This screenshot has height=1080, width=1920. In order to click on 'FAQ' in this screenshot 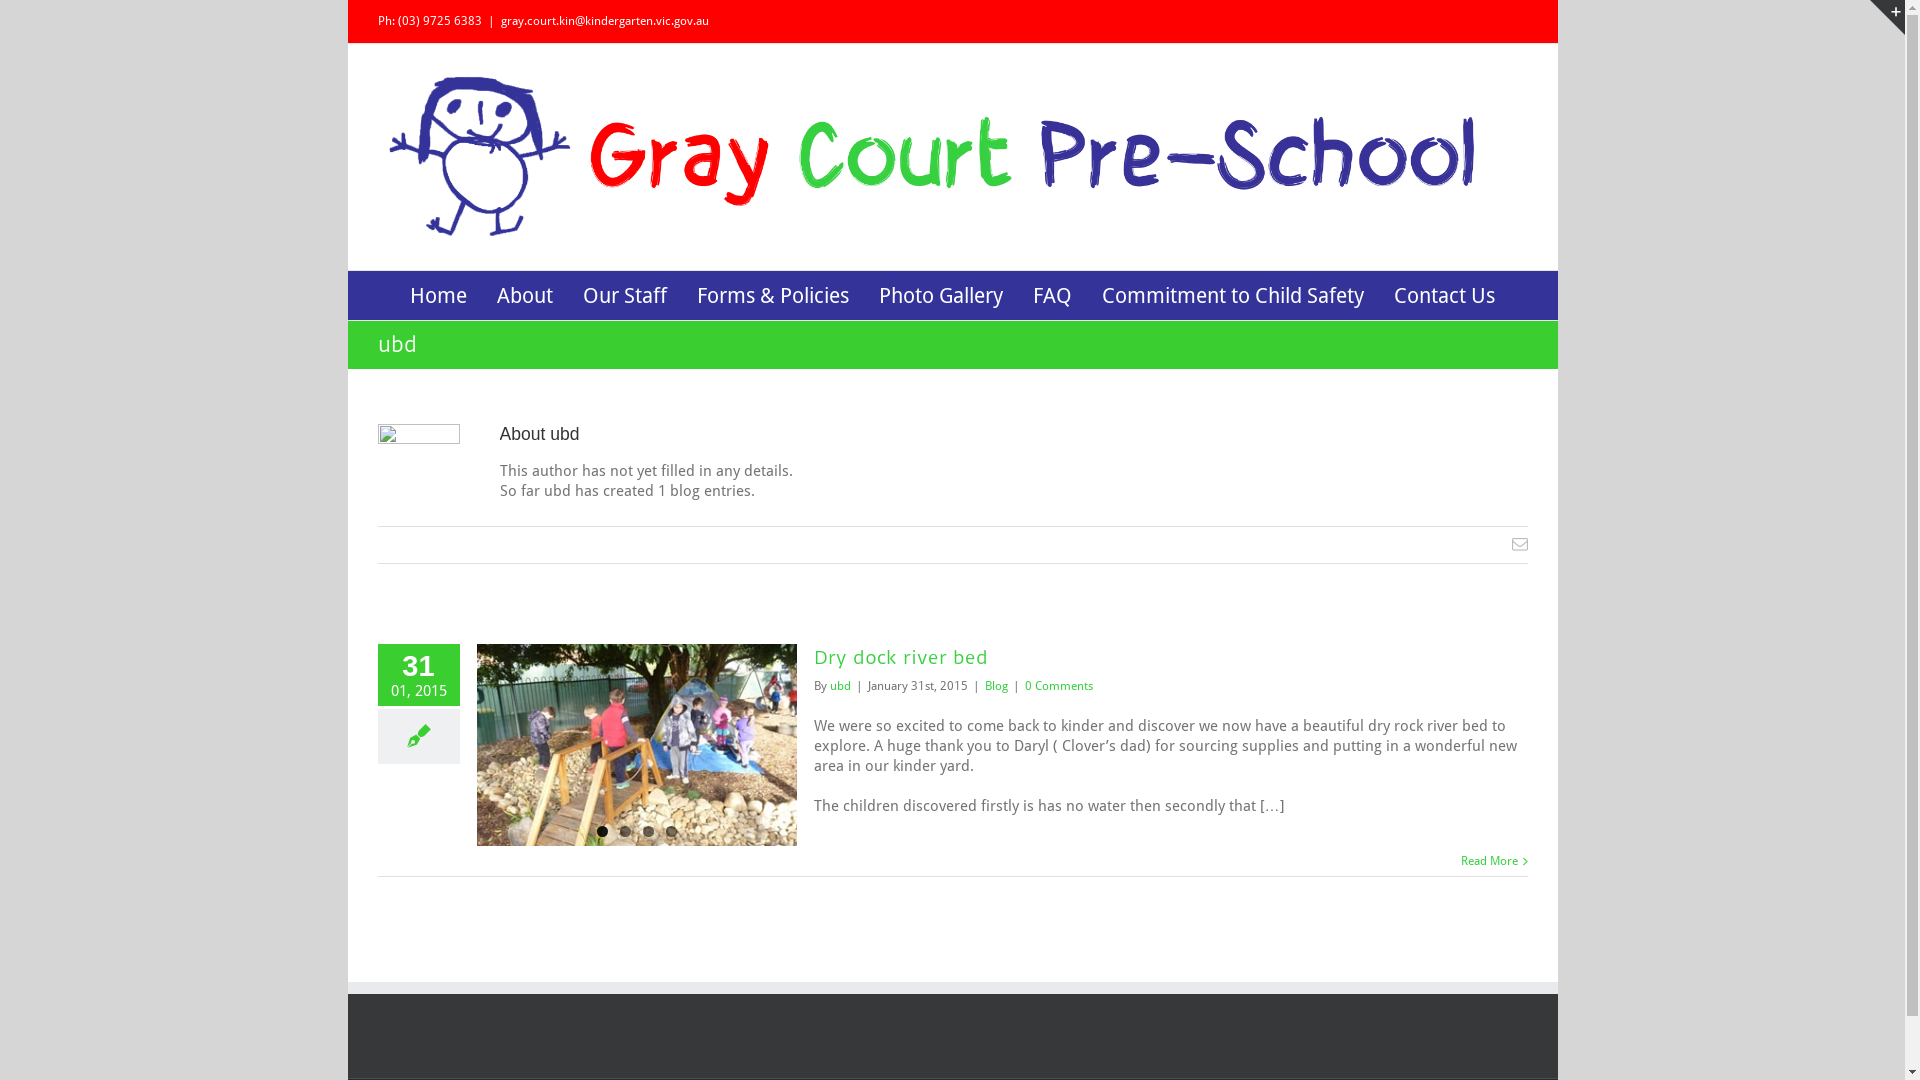, I will do `click(1051, 294)`.